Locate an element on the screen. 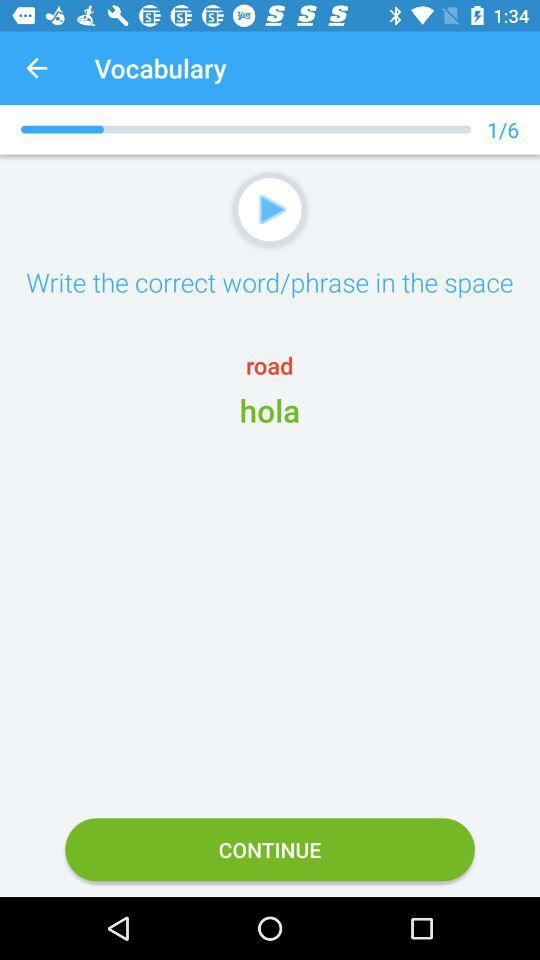 Image resolution: width=540 pixels, height=960 pixels. app next to vocabulary app is located at coordinates (36, 68).